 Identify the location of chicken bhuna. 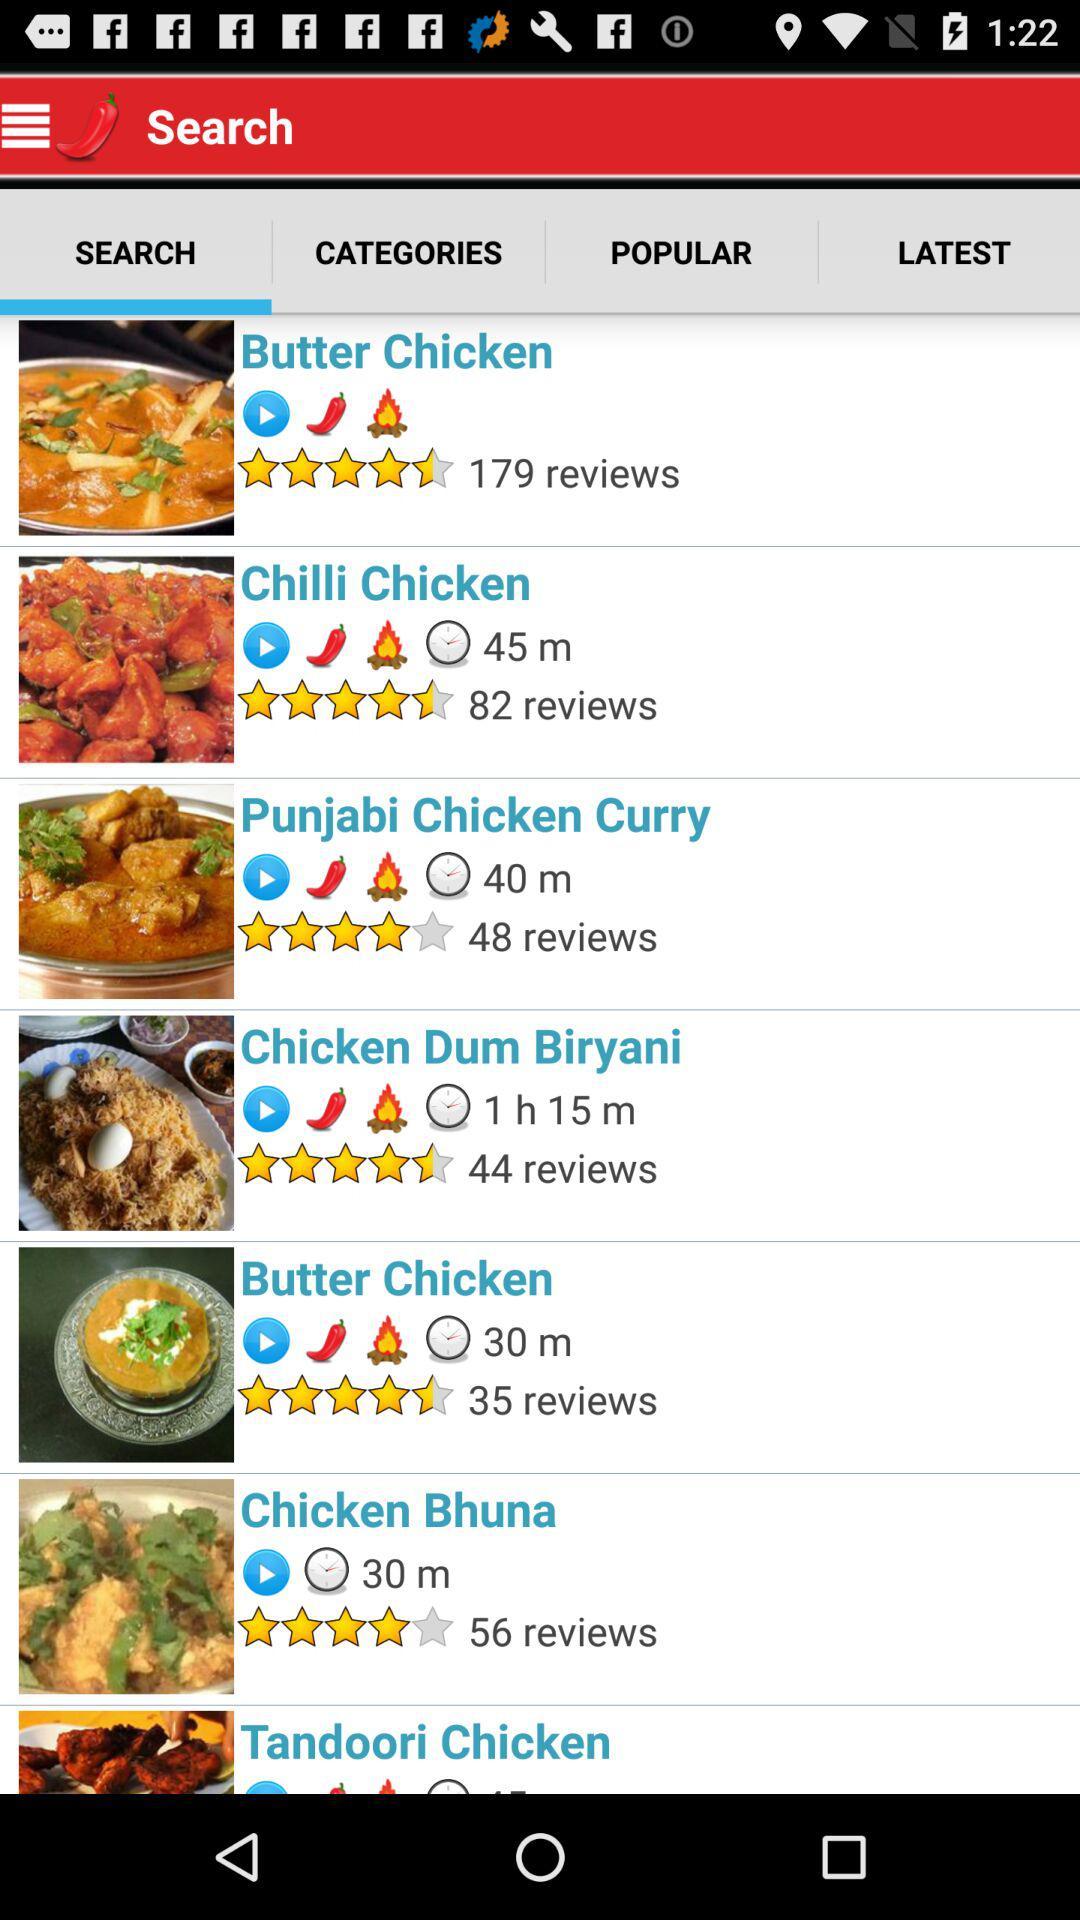
(654, 1508).